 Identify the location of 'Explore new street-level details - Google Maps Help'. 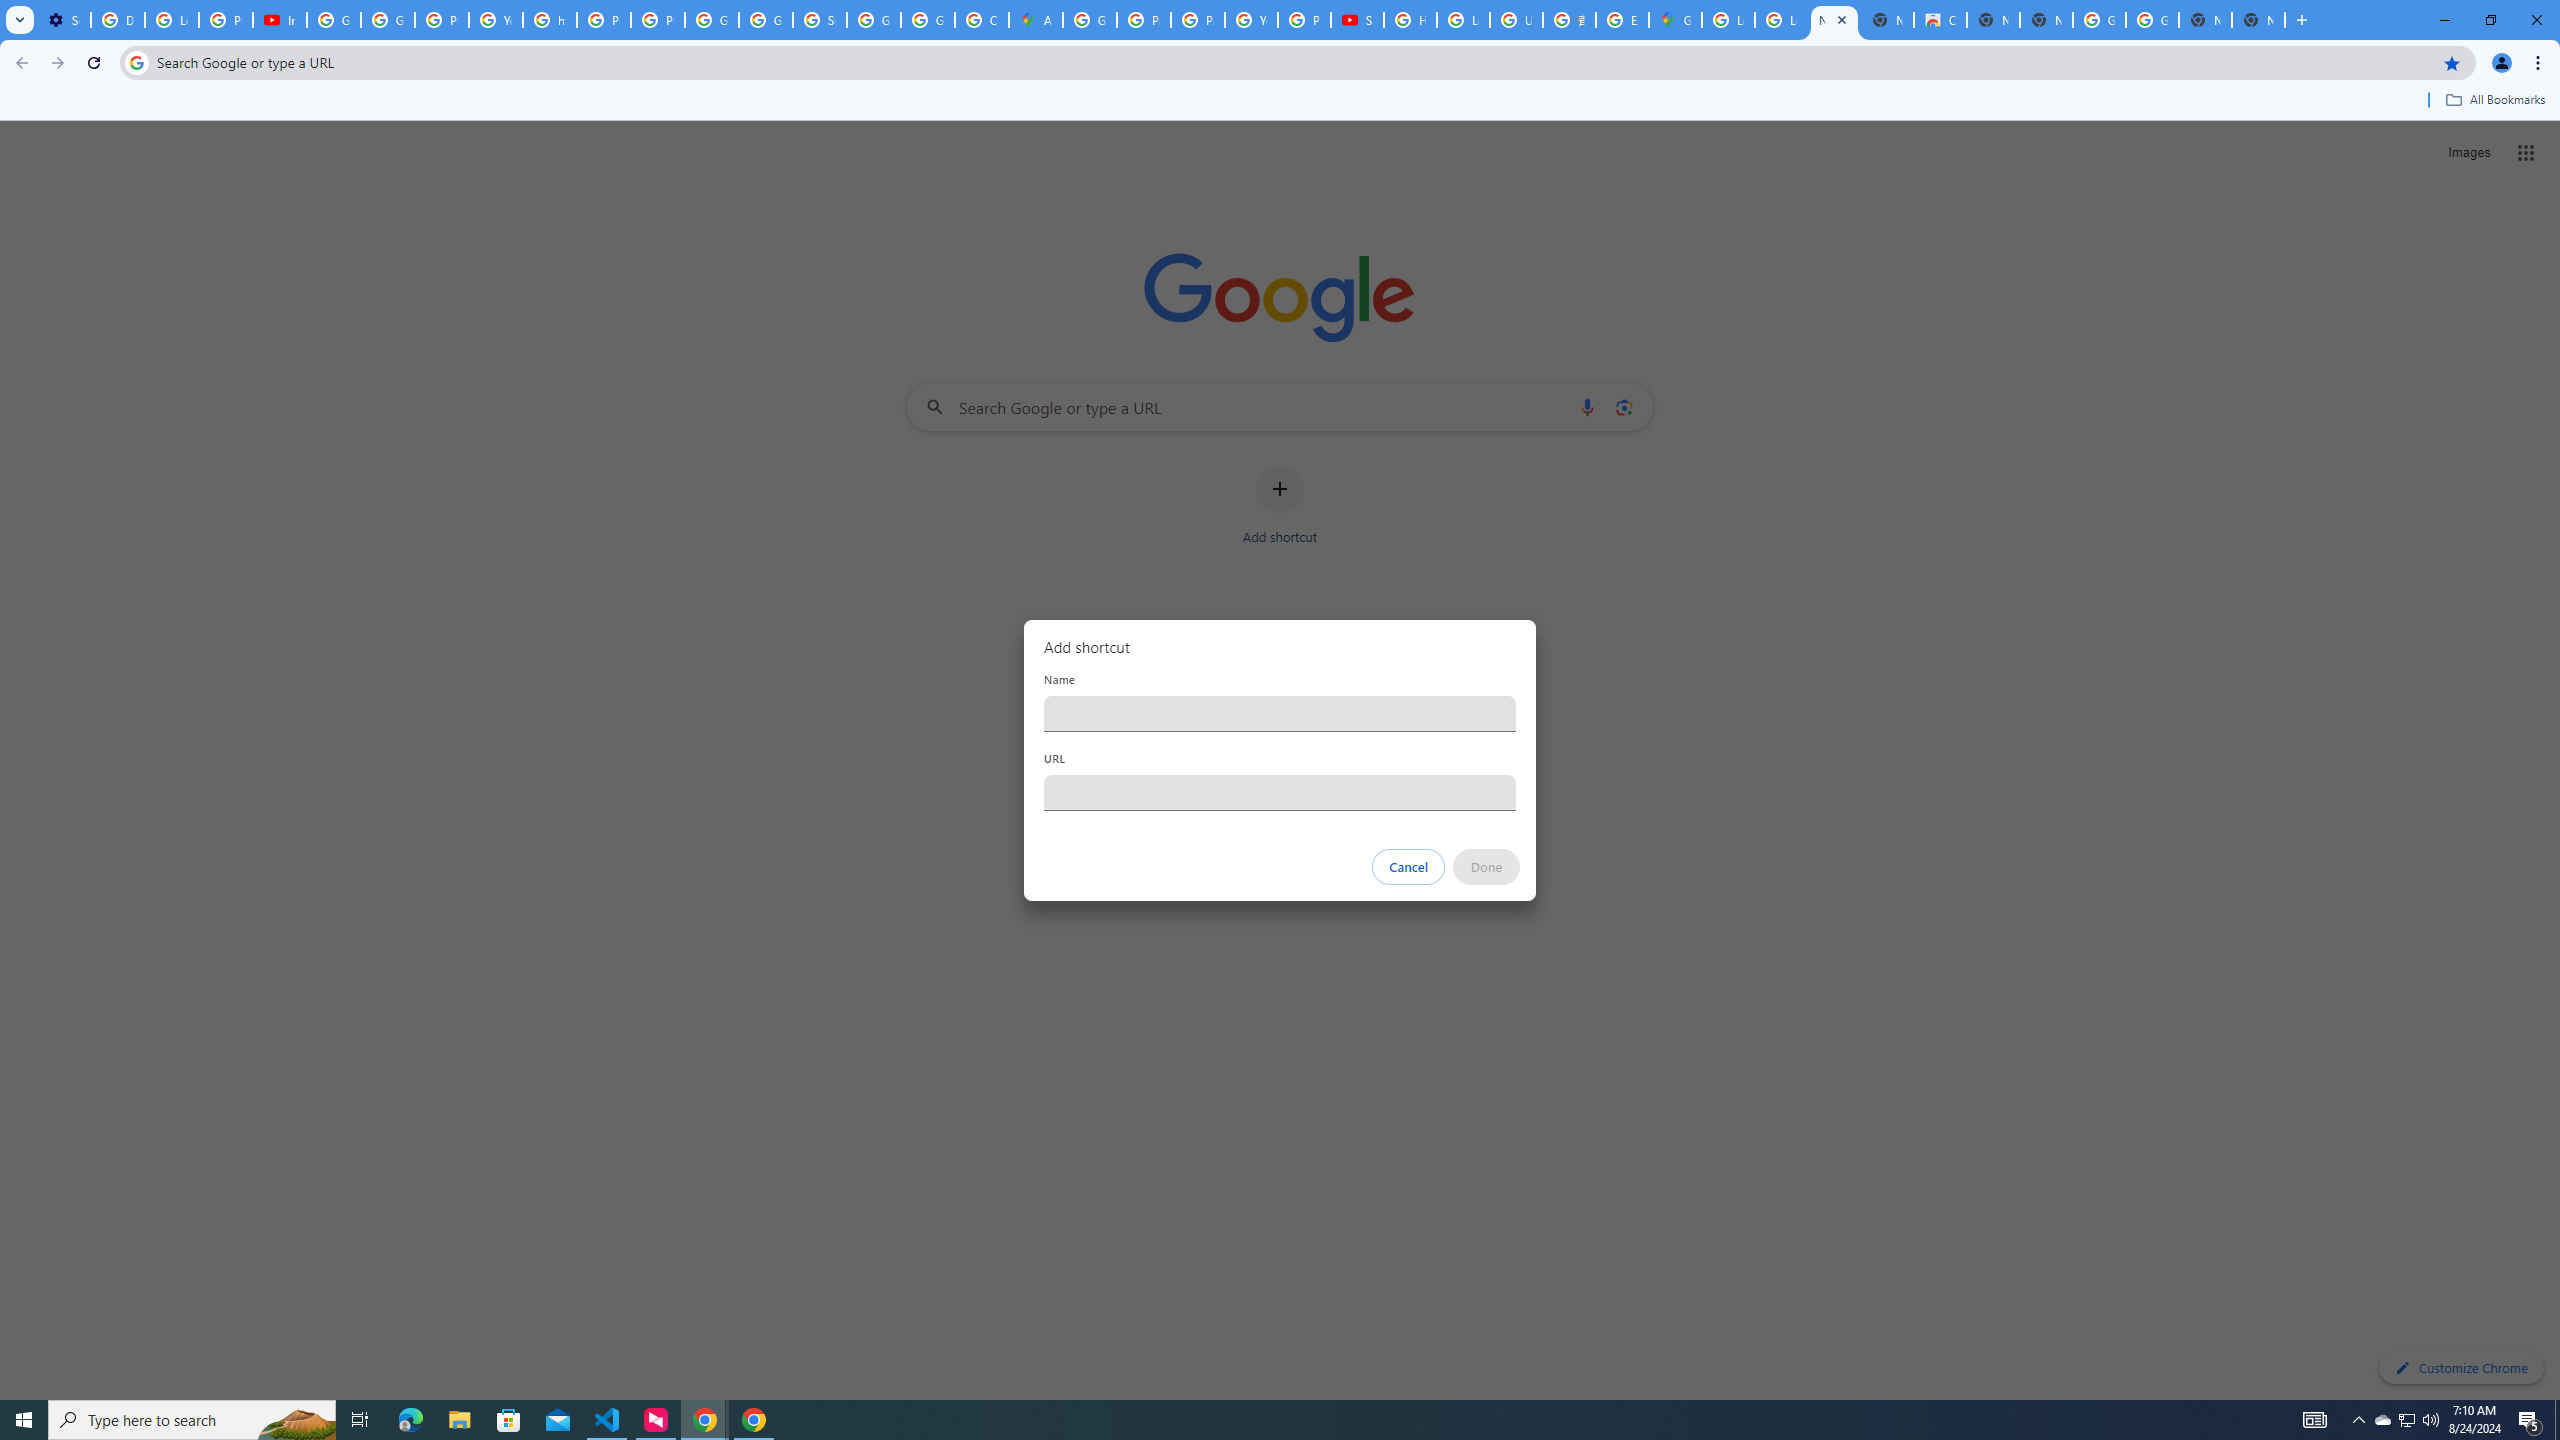
(1622, 19).